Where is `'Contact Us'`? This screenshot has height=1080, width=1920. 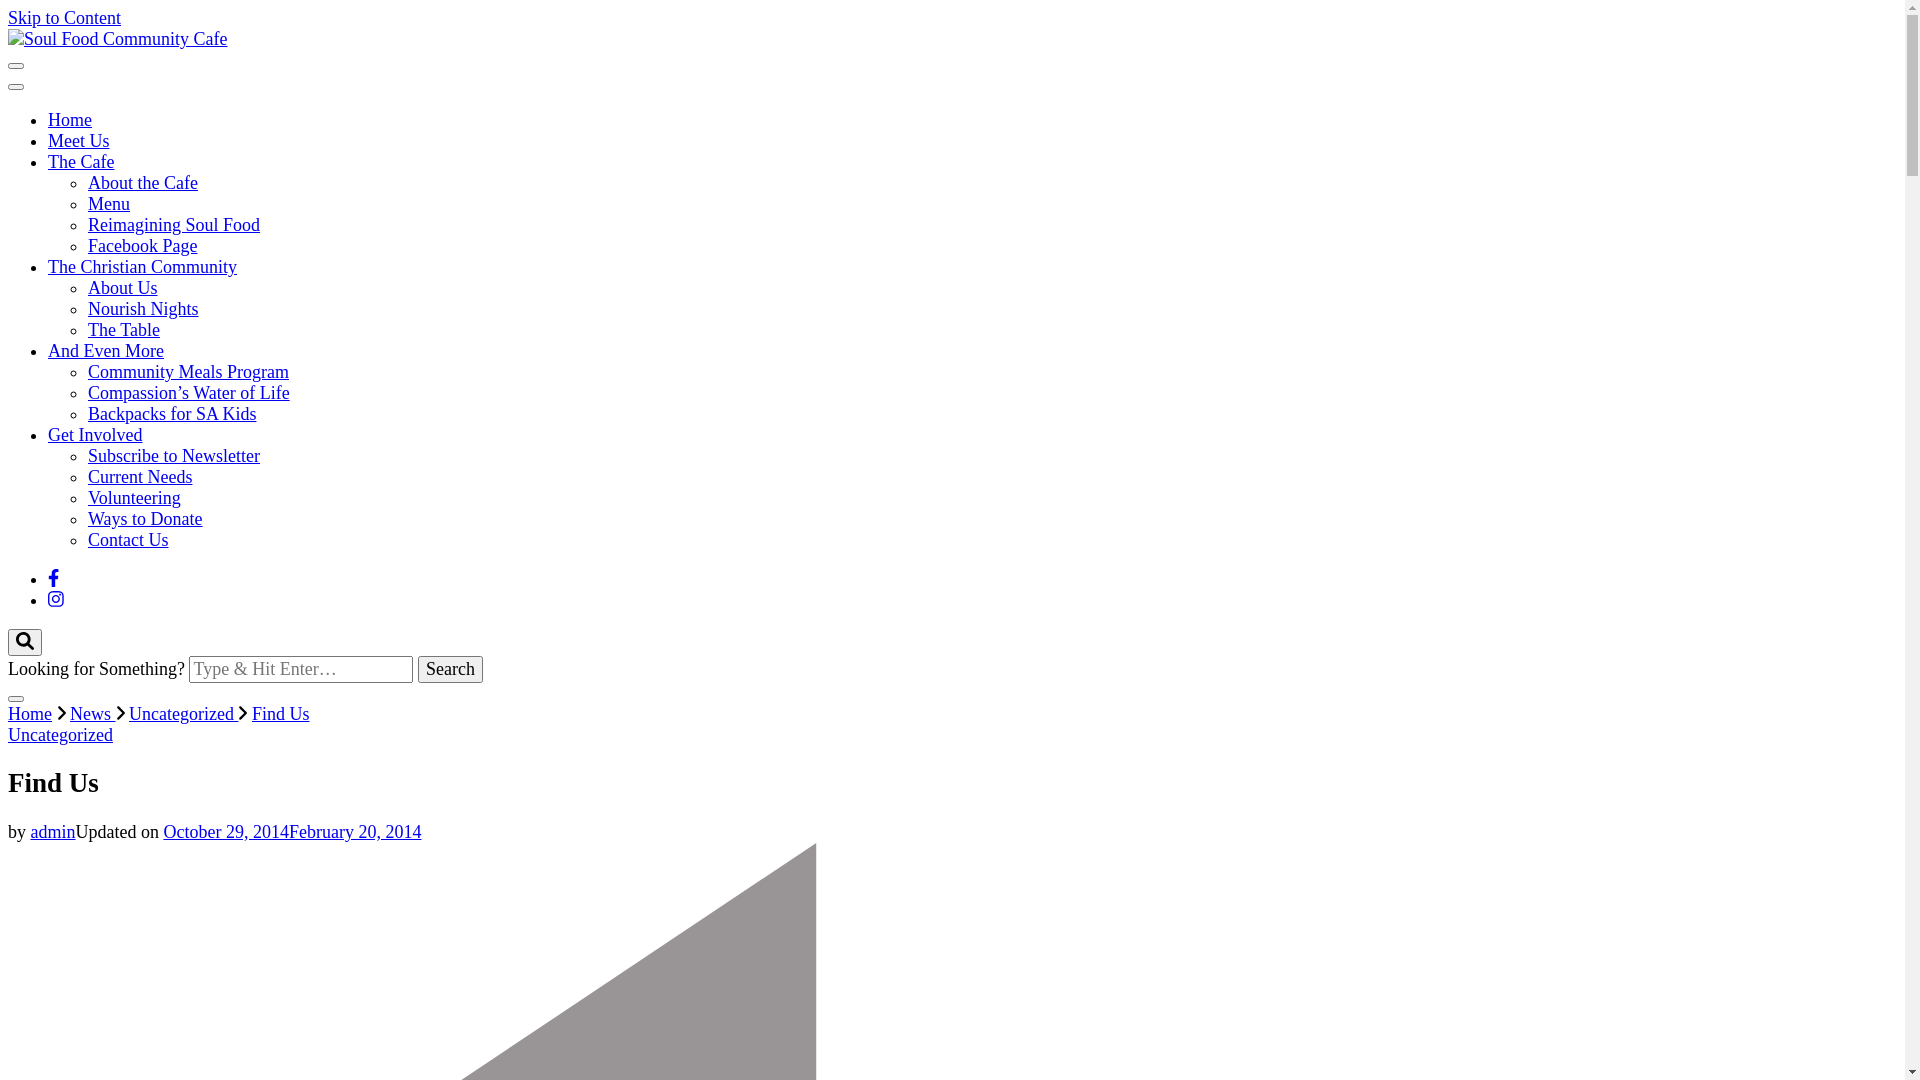
'Contact Us' is located at coordinates (127, 540).